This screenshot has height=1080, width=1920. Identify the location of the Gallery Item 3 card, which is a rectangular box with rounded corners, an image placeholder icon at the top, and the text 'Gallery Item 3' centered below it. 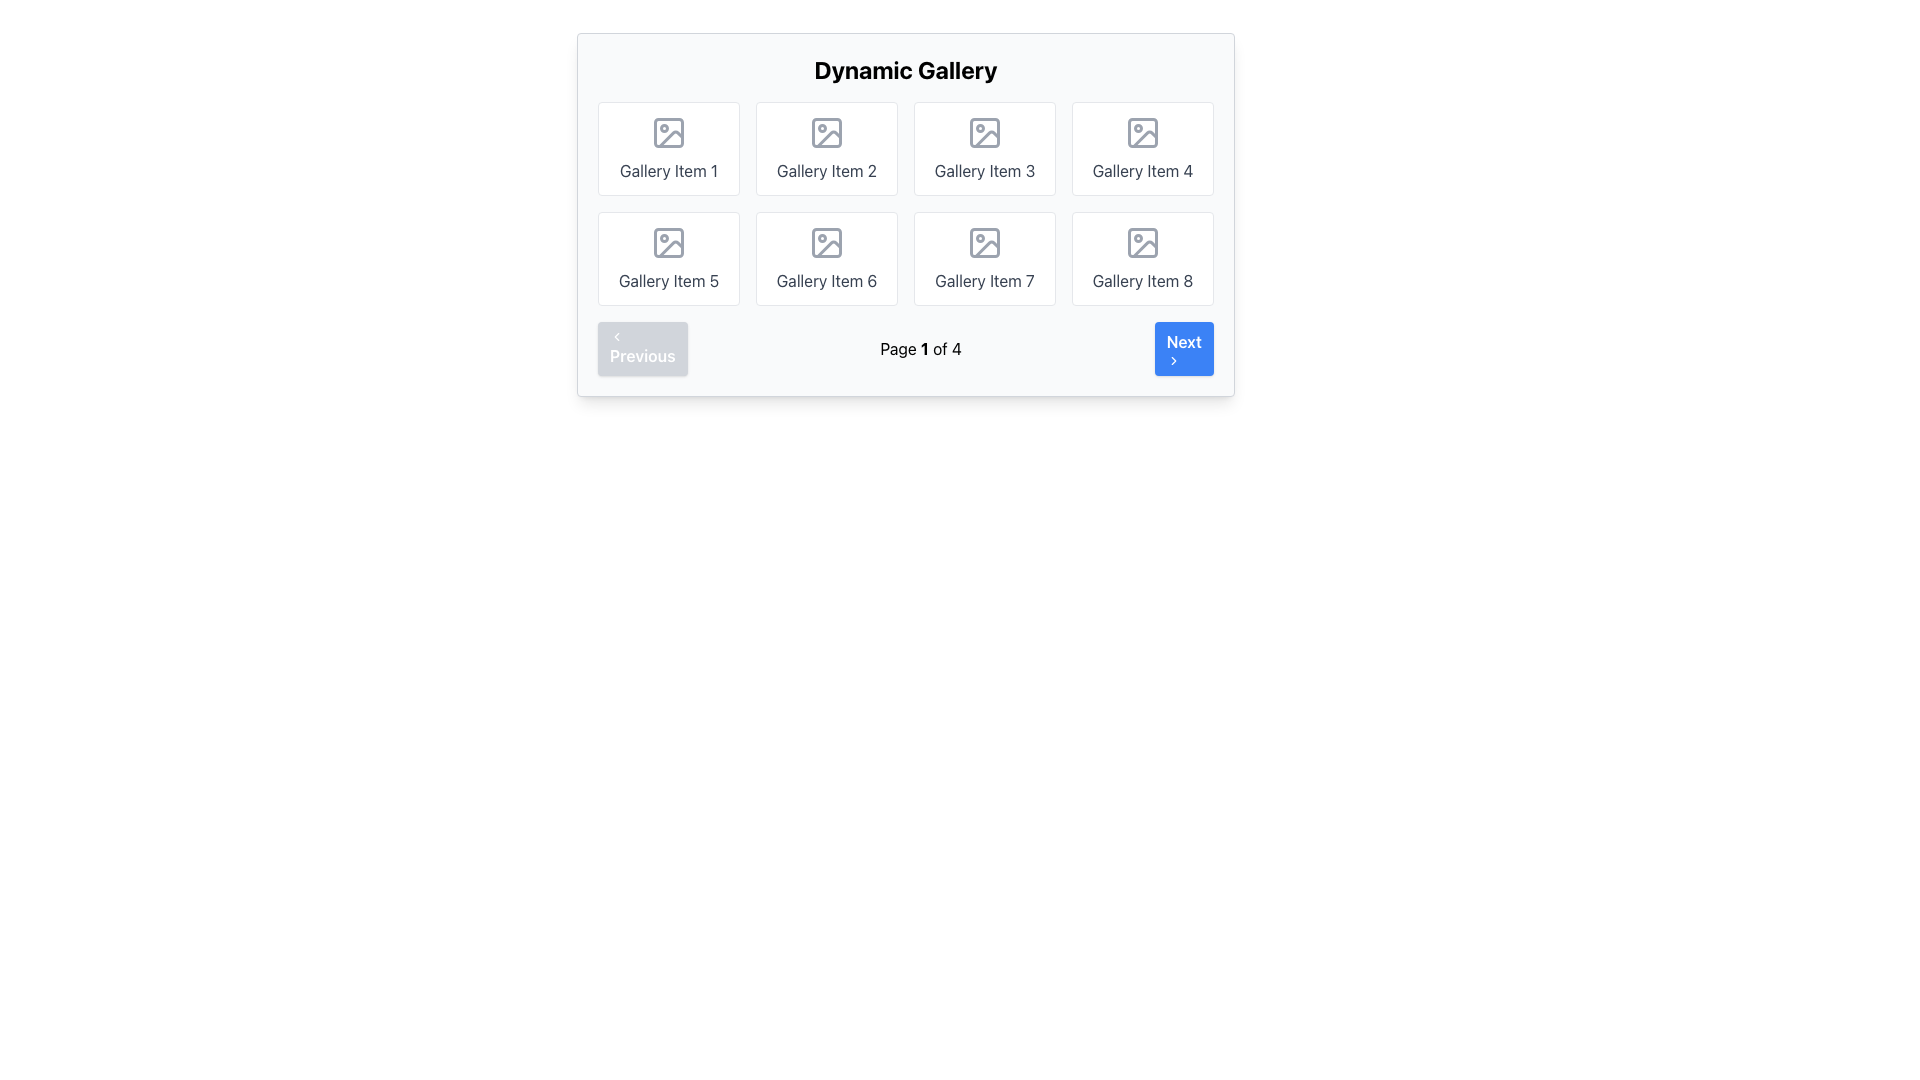
(984, 148).